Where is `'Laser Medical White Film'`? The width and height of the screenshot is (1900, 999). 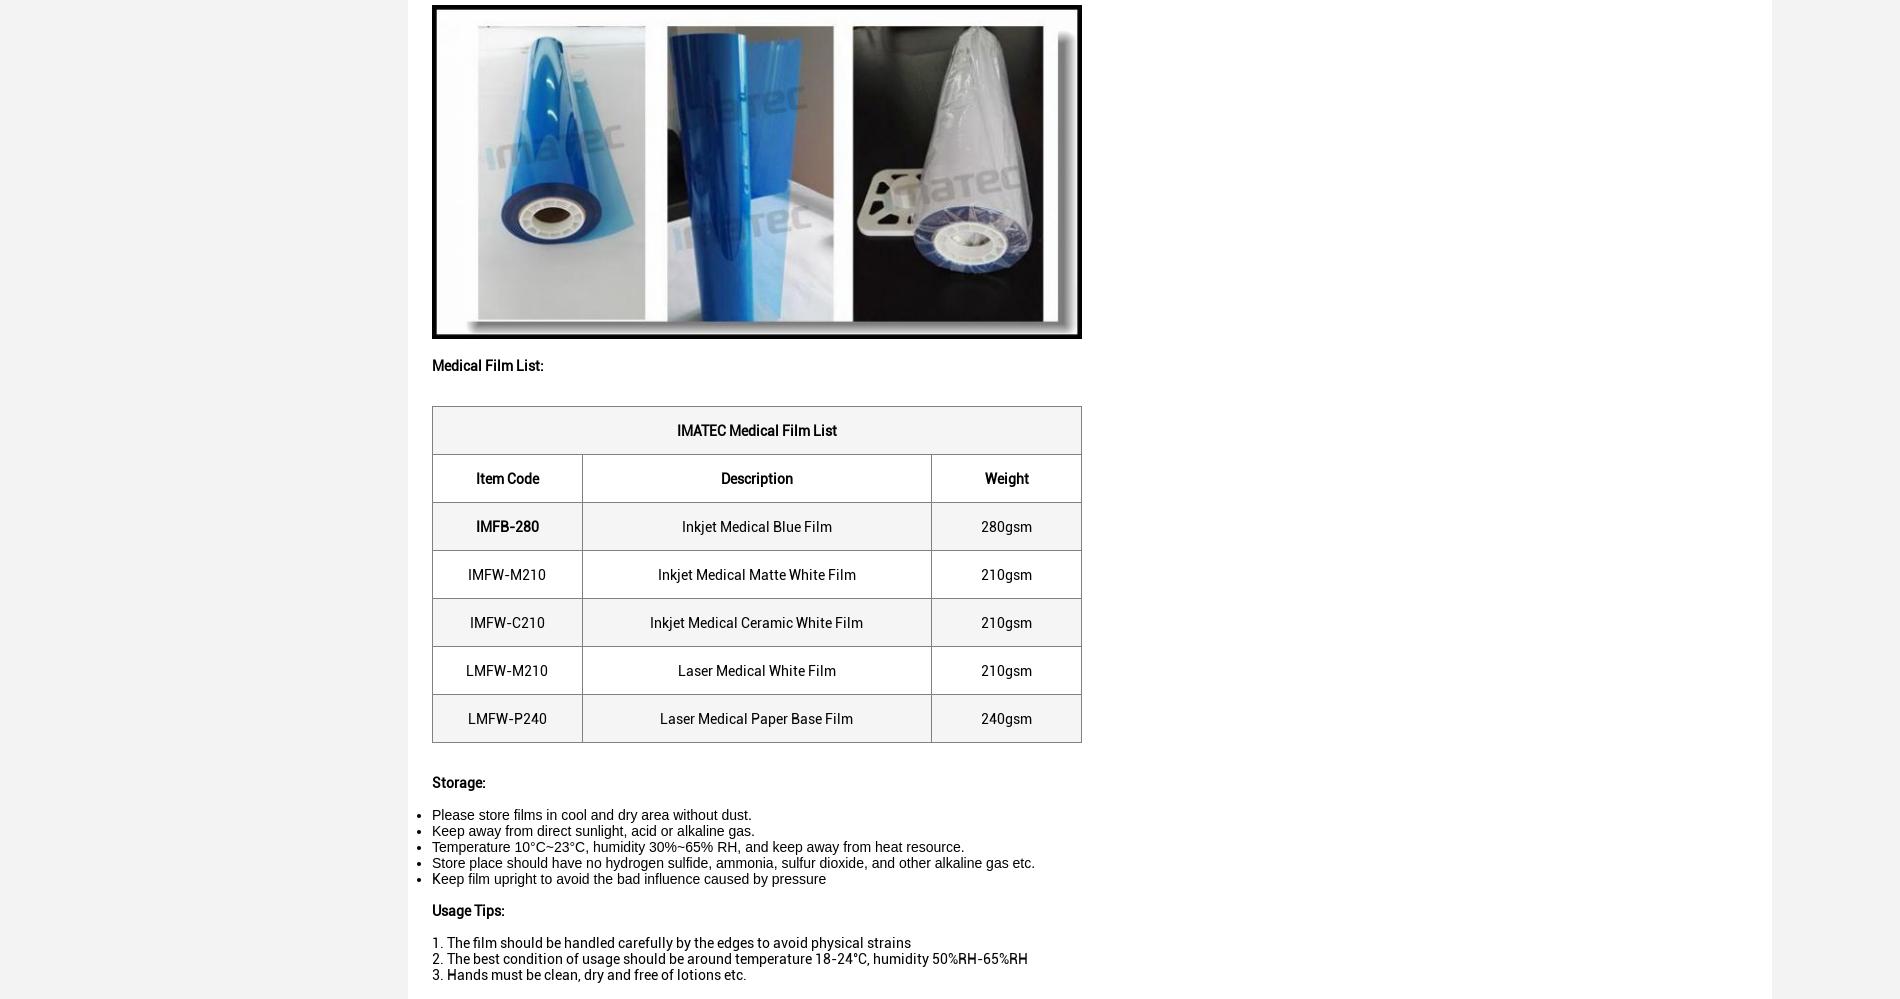 'Laser Medical White Film' is located at coordinates (755, 670).